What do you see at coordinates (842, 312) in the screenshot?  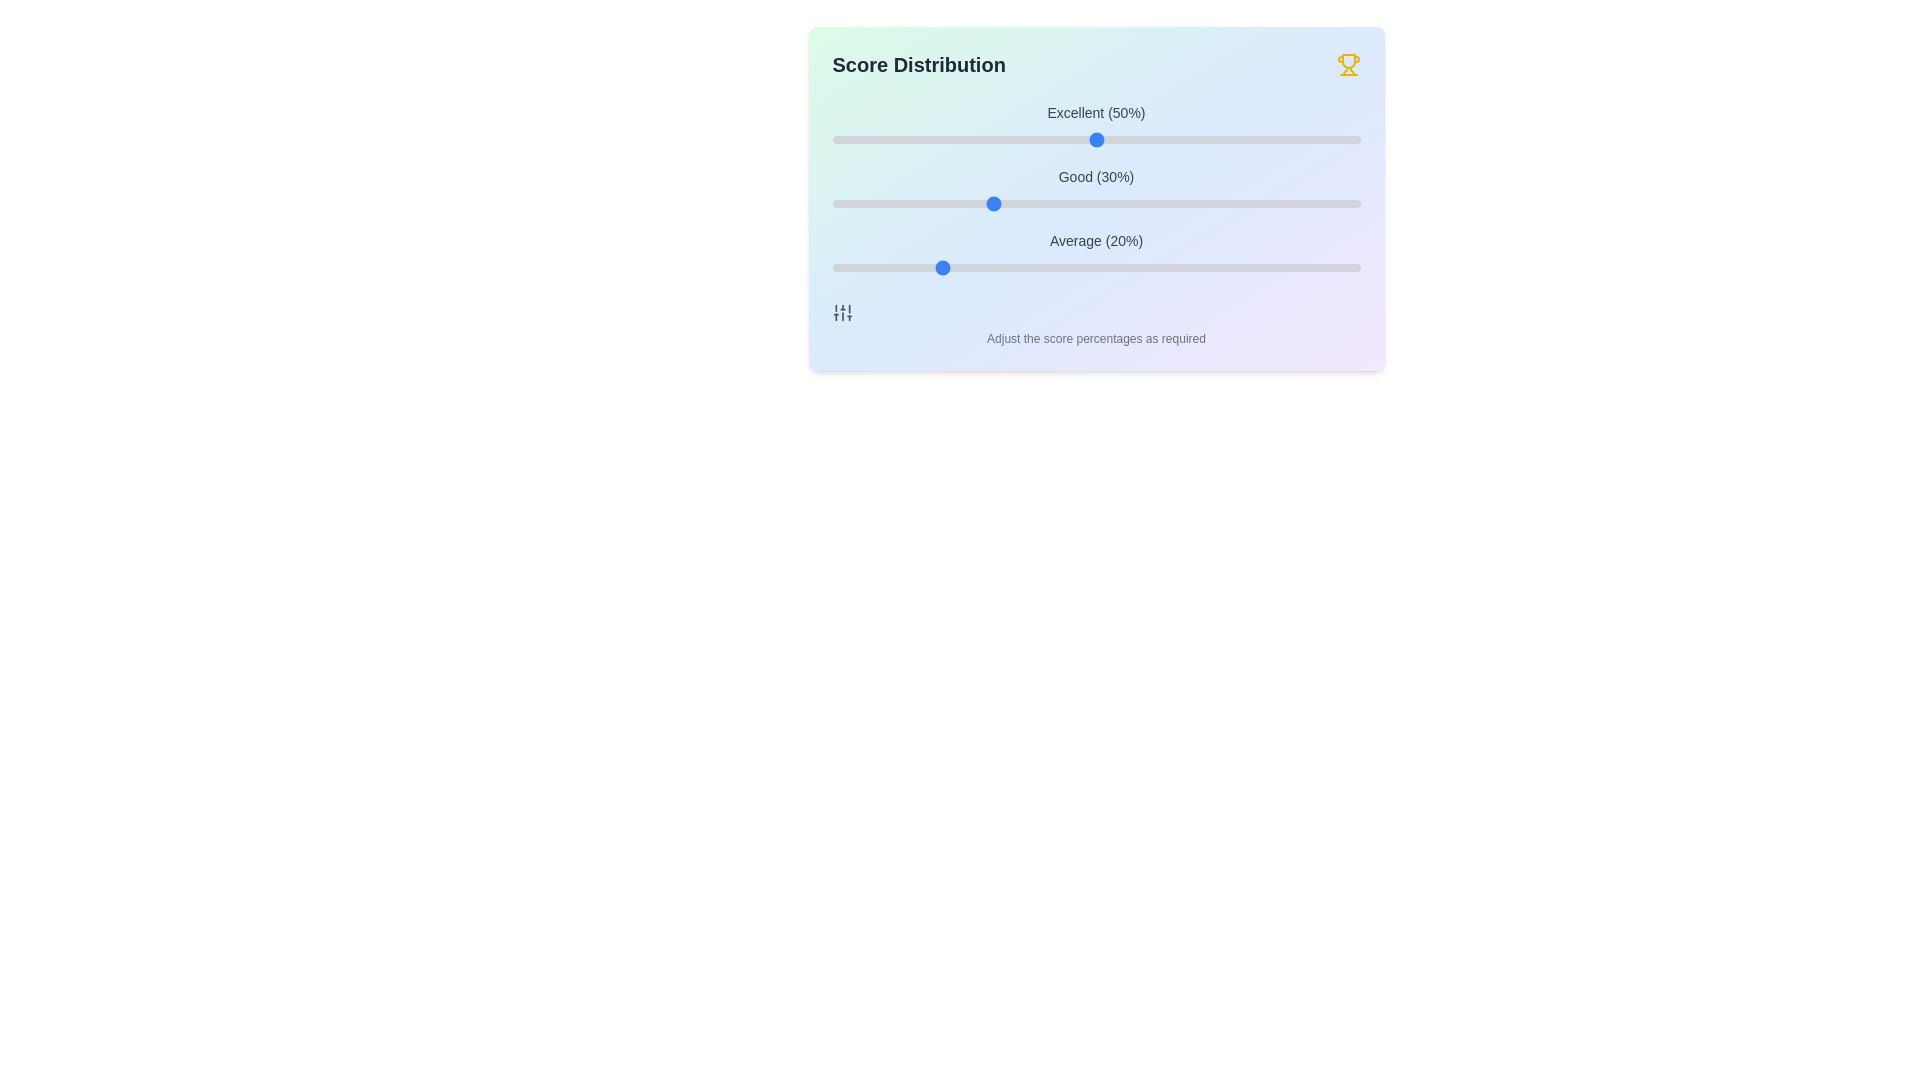 I see `the sliders icon located at the bottom-left of the Score Distribution component` at bounding box center [842, 312].